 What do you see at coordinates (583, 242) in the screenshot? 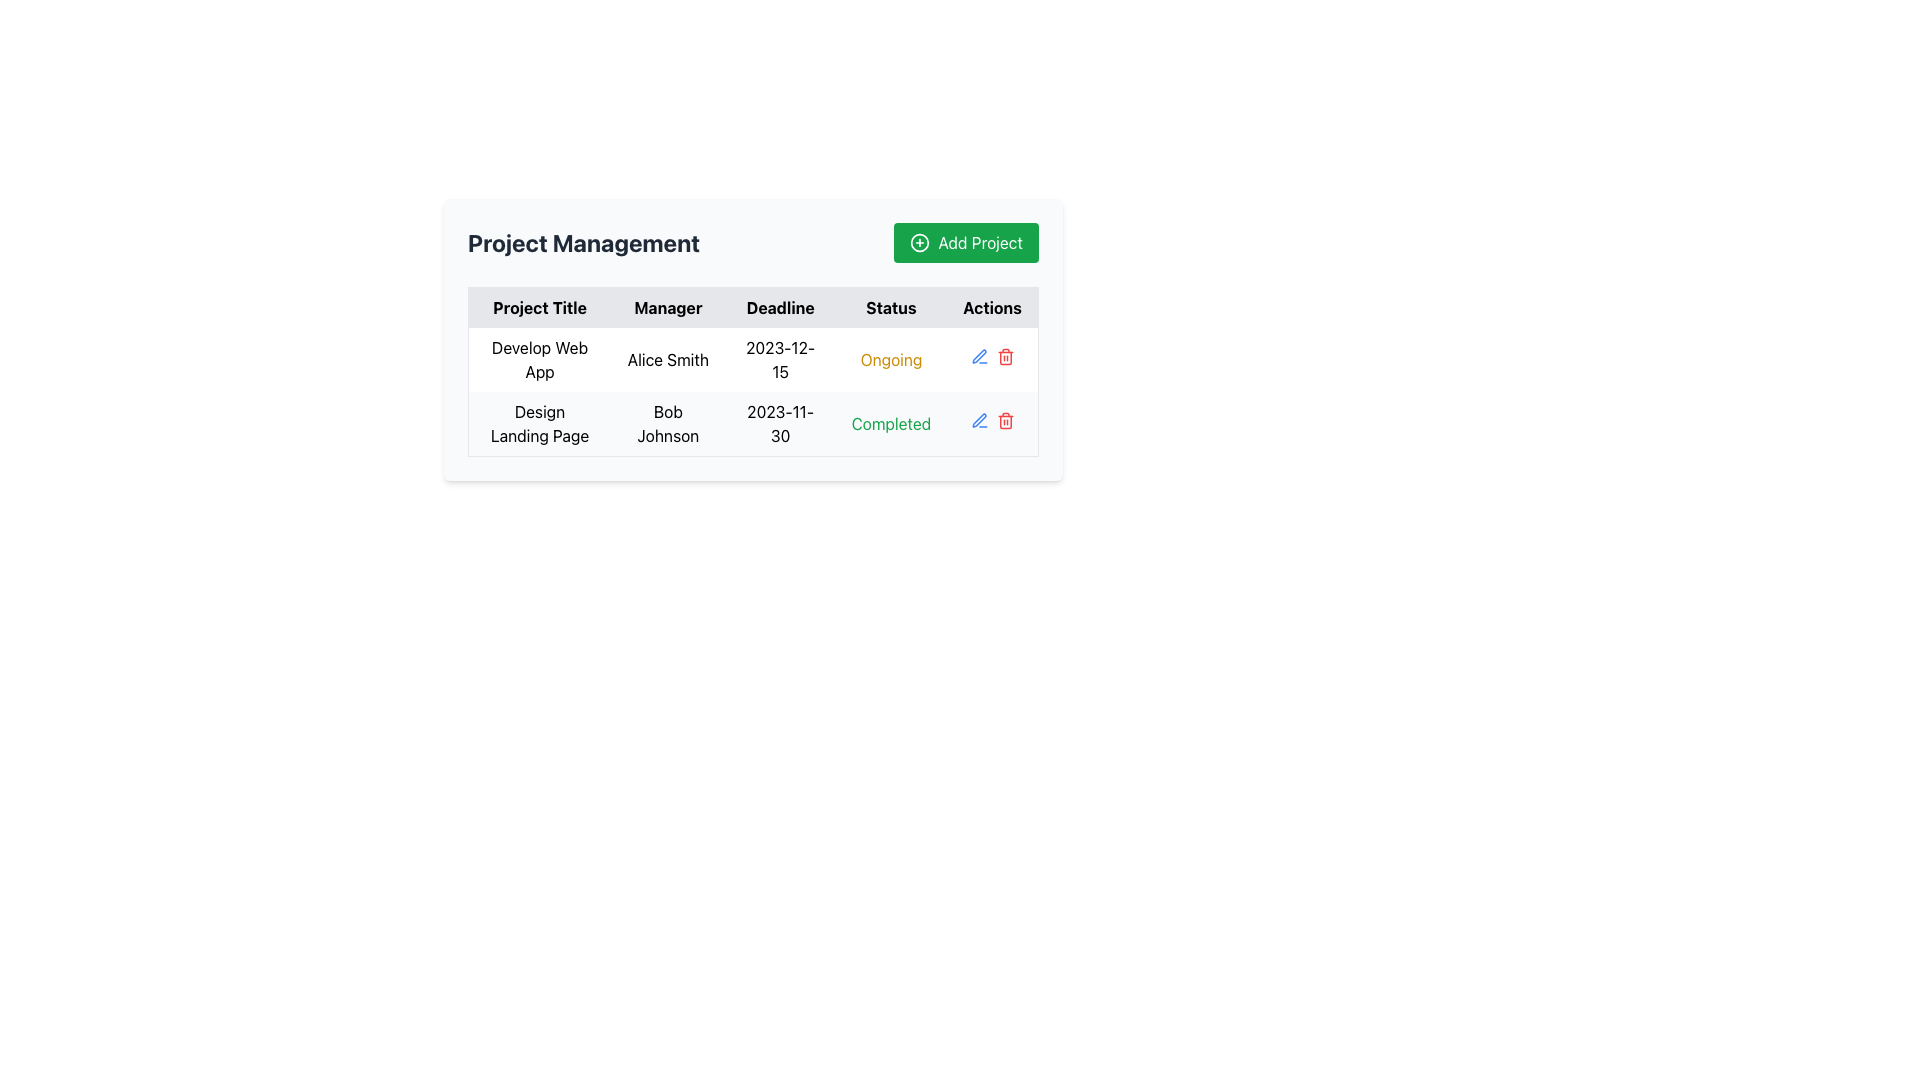
I see `on the text label displaying 'Project Management'` at bounding box center [583, 242].